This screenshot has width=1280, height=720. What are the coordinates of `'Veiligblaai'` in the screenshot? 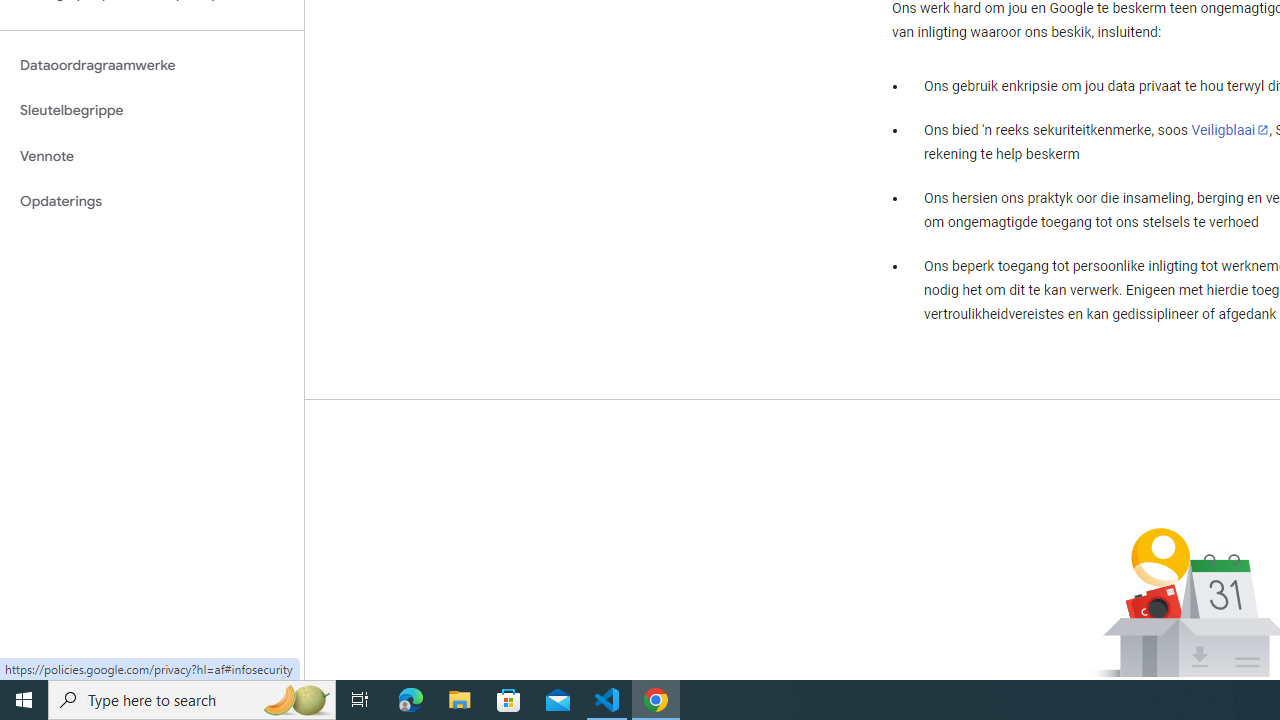 It's located at (1229, 129).